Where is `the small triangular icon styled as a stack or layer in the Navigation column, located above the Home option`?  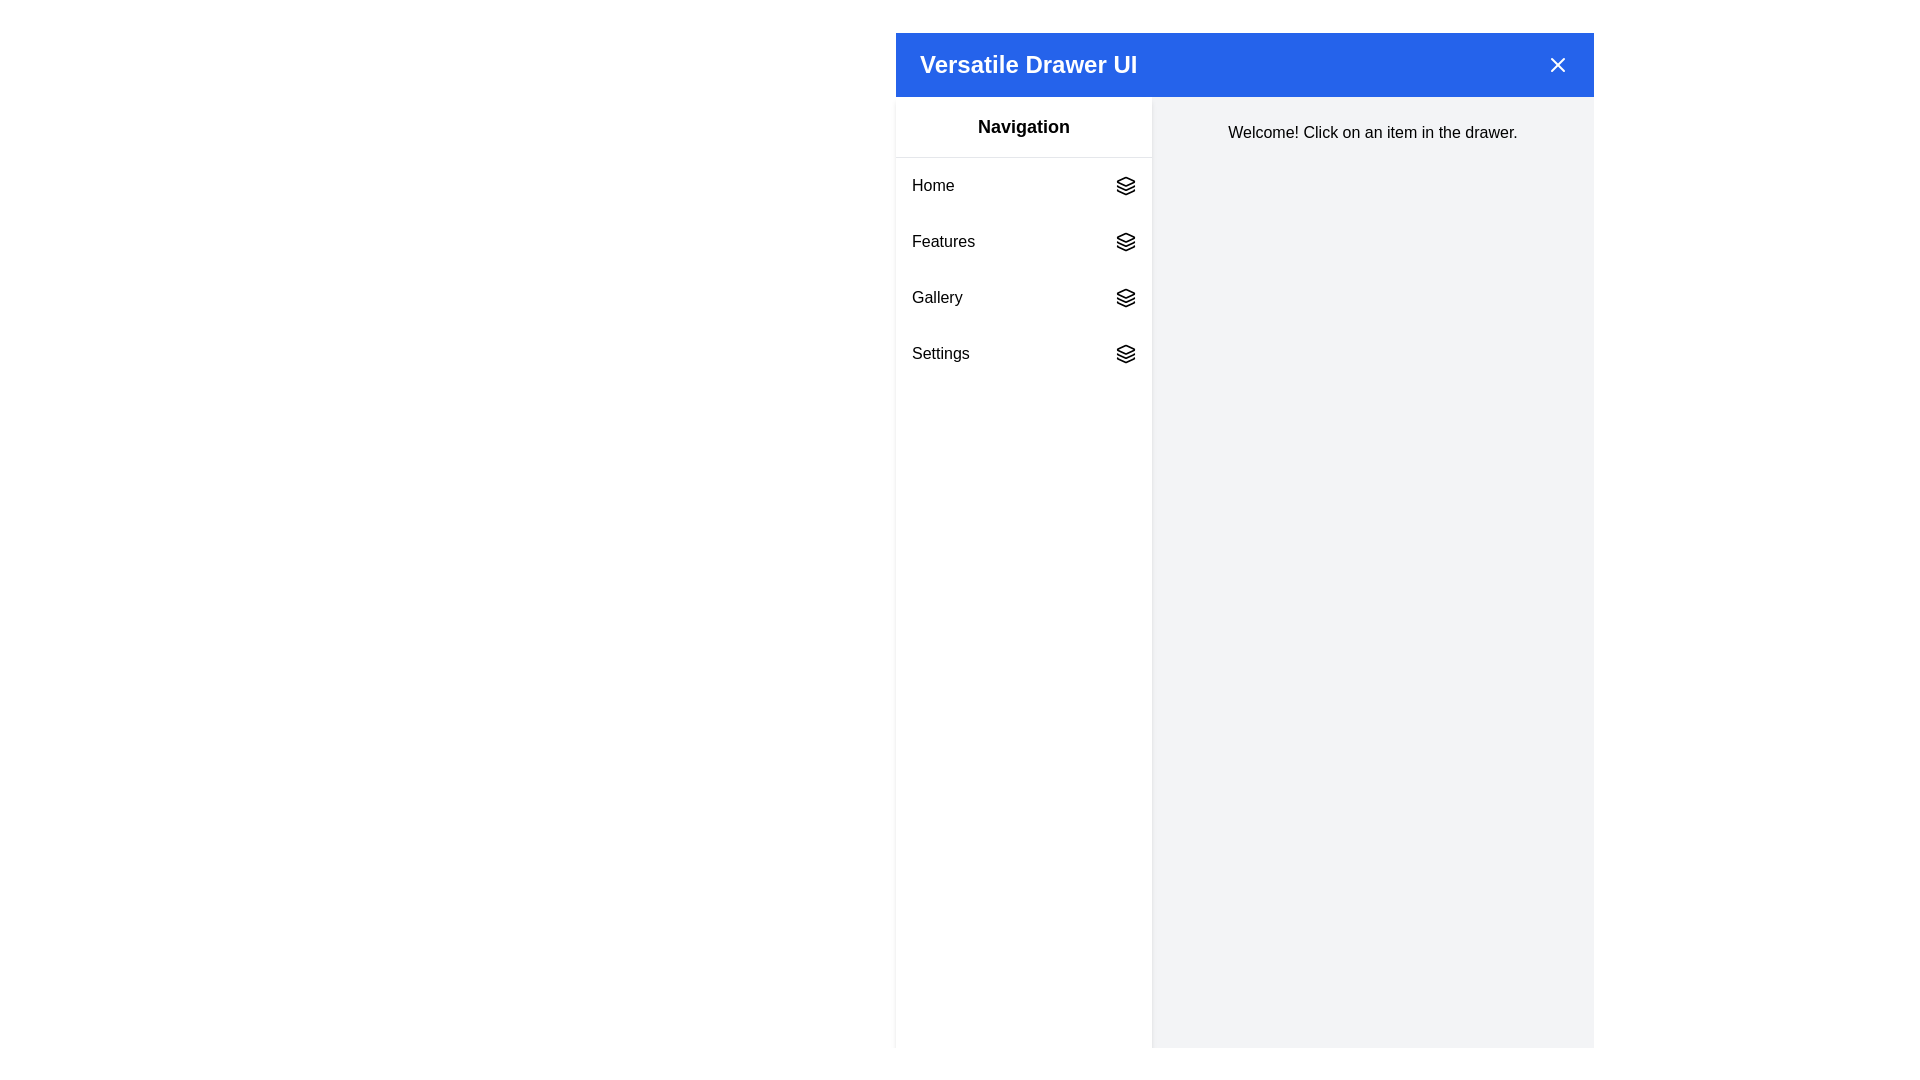 the small triangular icon styled as a stack or layer in the Navigation column, located above the Home option is located at coordinates (1126, 181).